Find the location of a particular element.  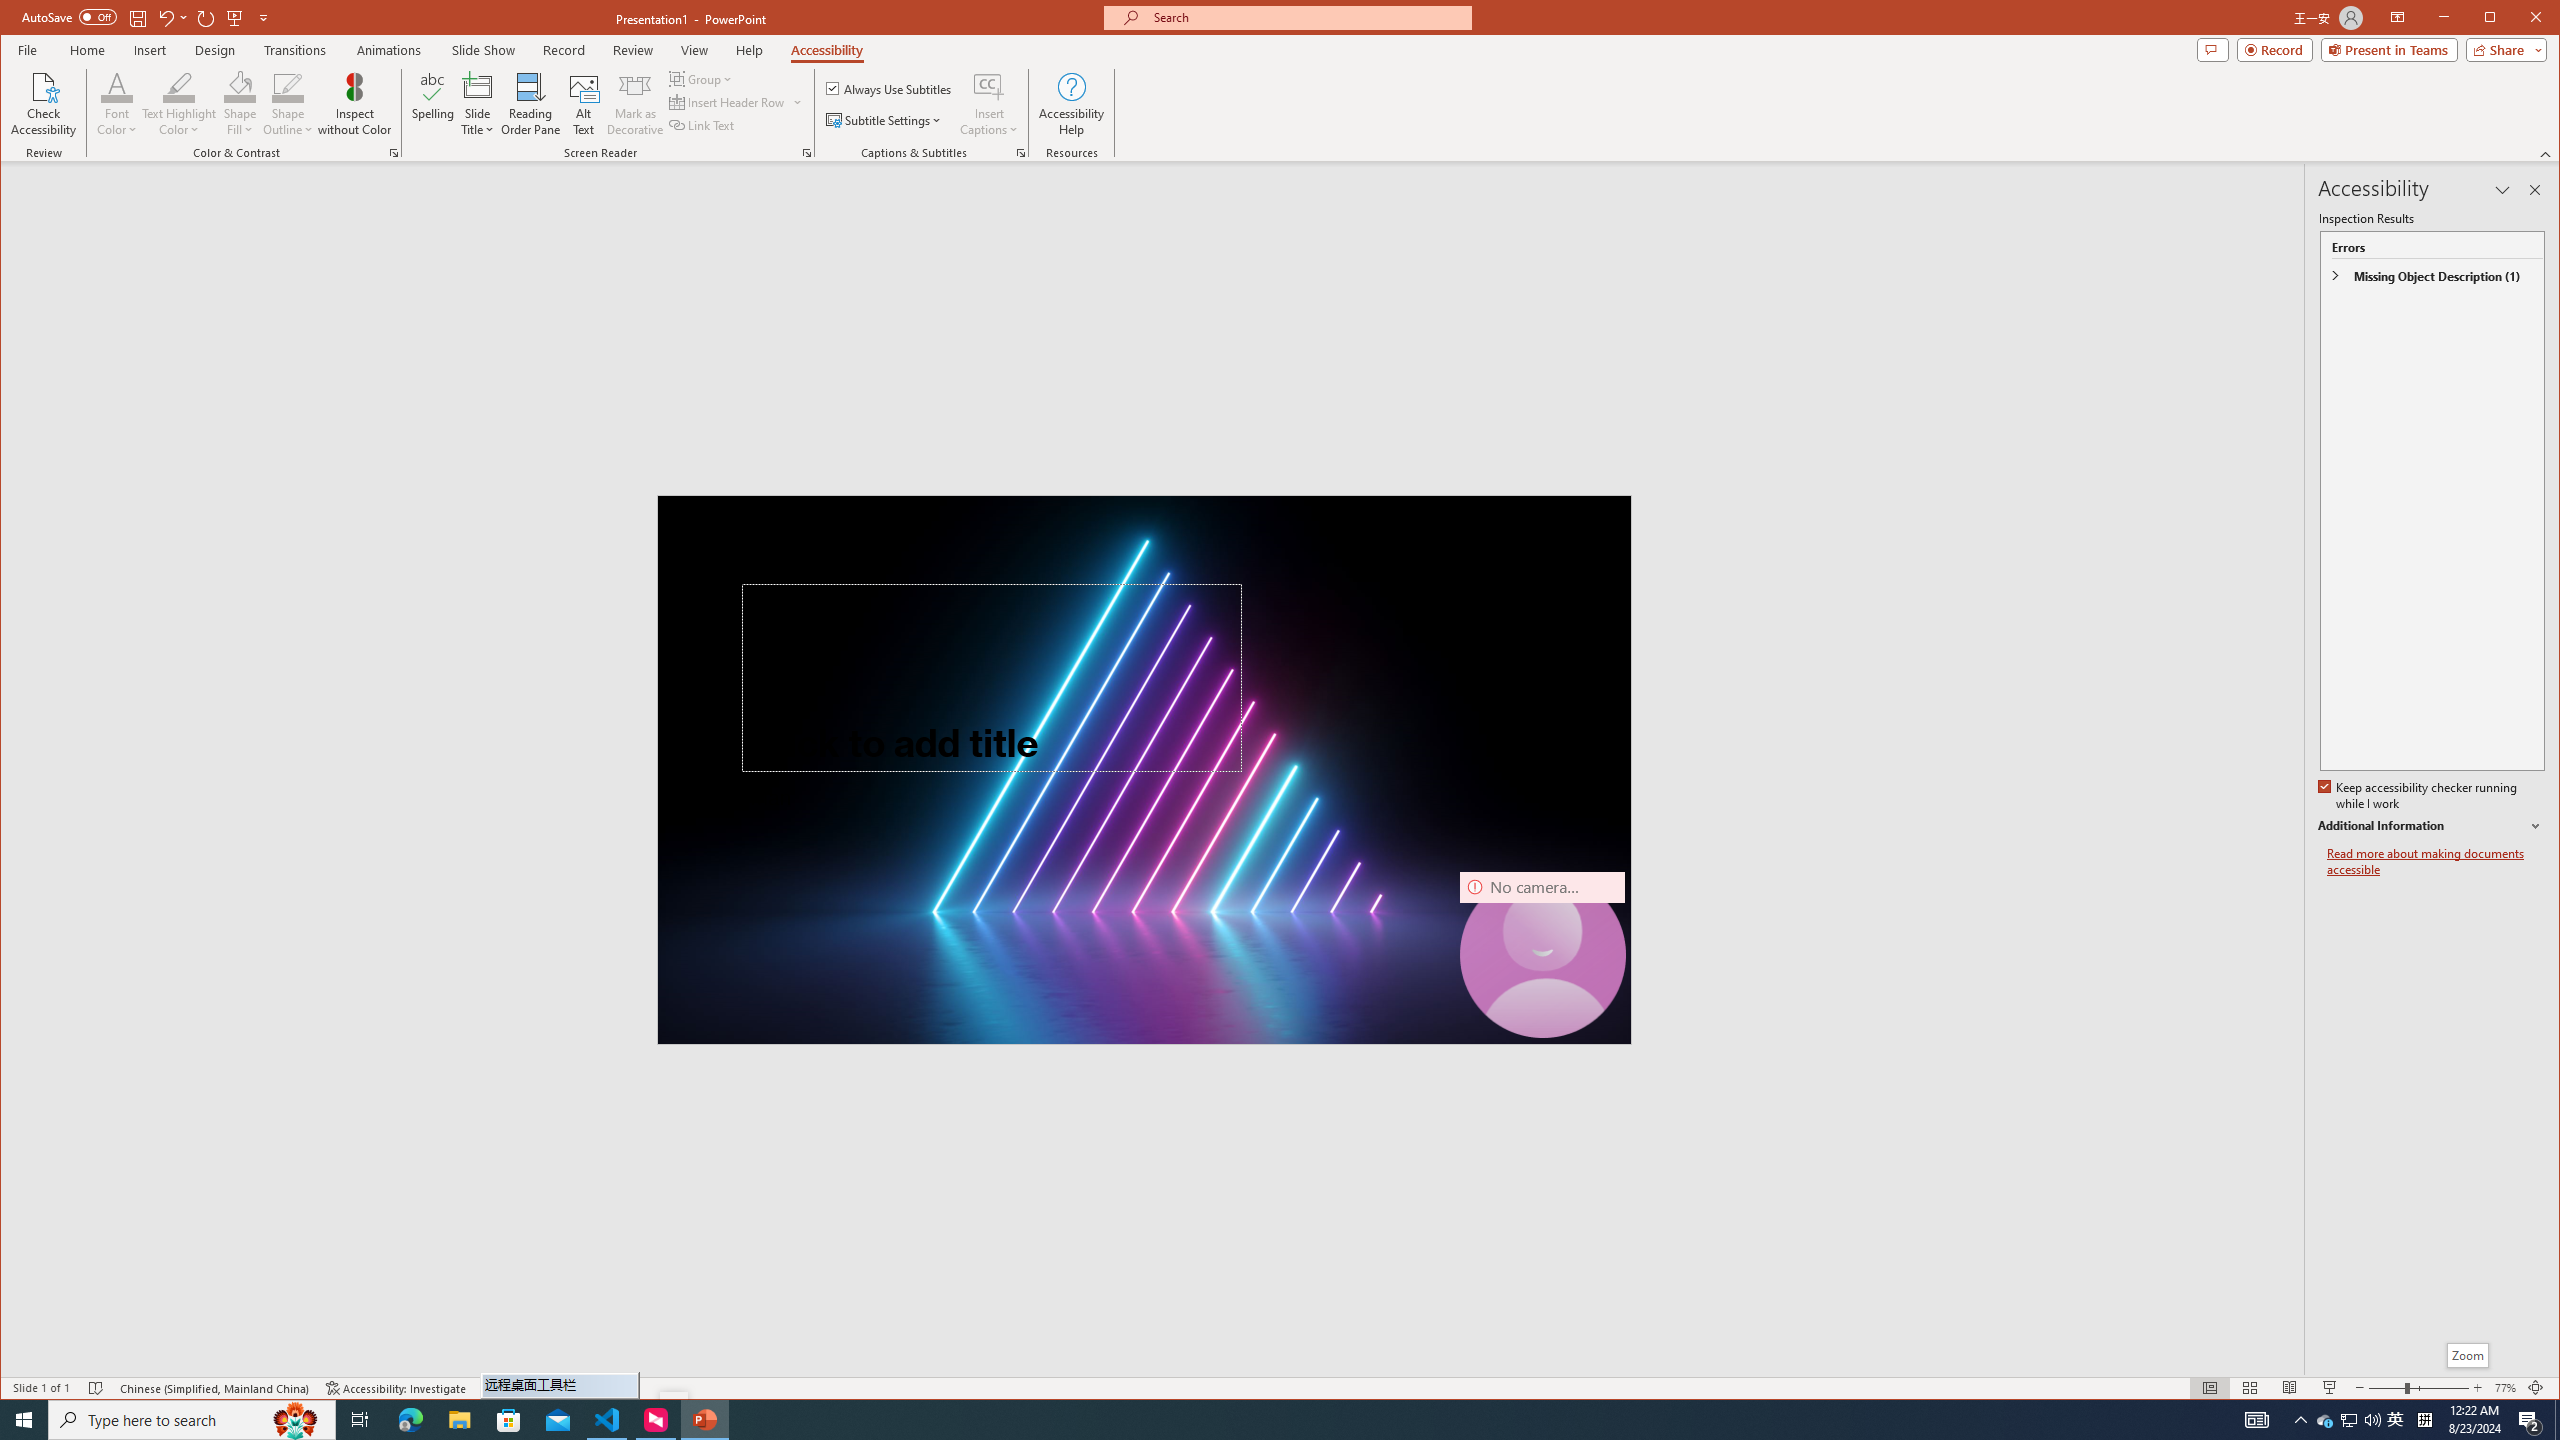

'Neon laser lights aligned to form a triangle' is located at coordinates (1144, 769).